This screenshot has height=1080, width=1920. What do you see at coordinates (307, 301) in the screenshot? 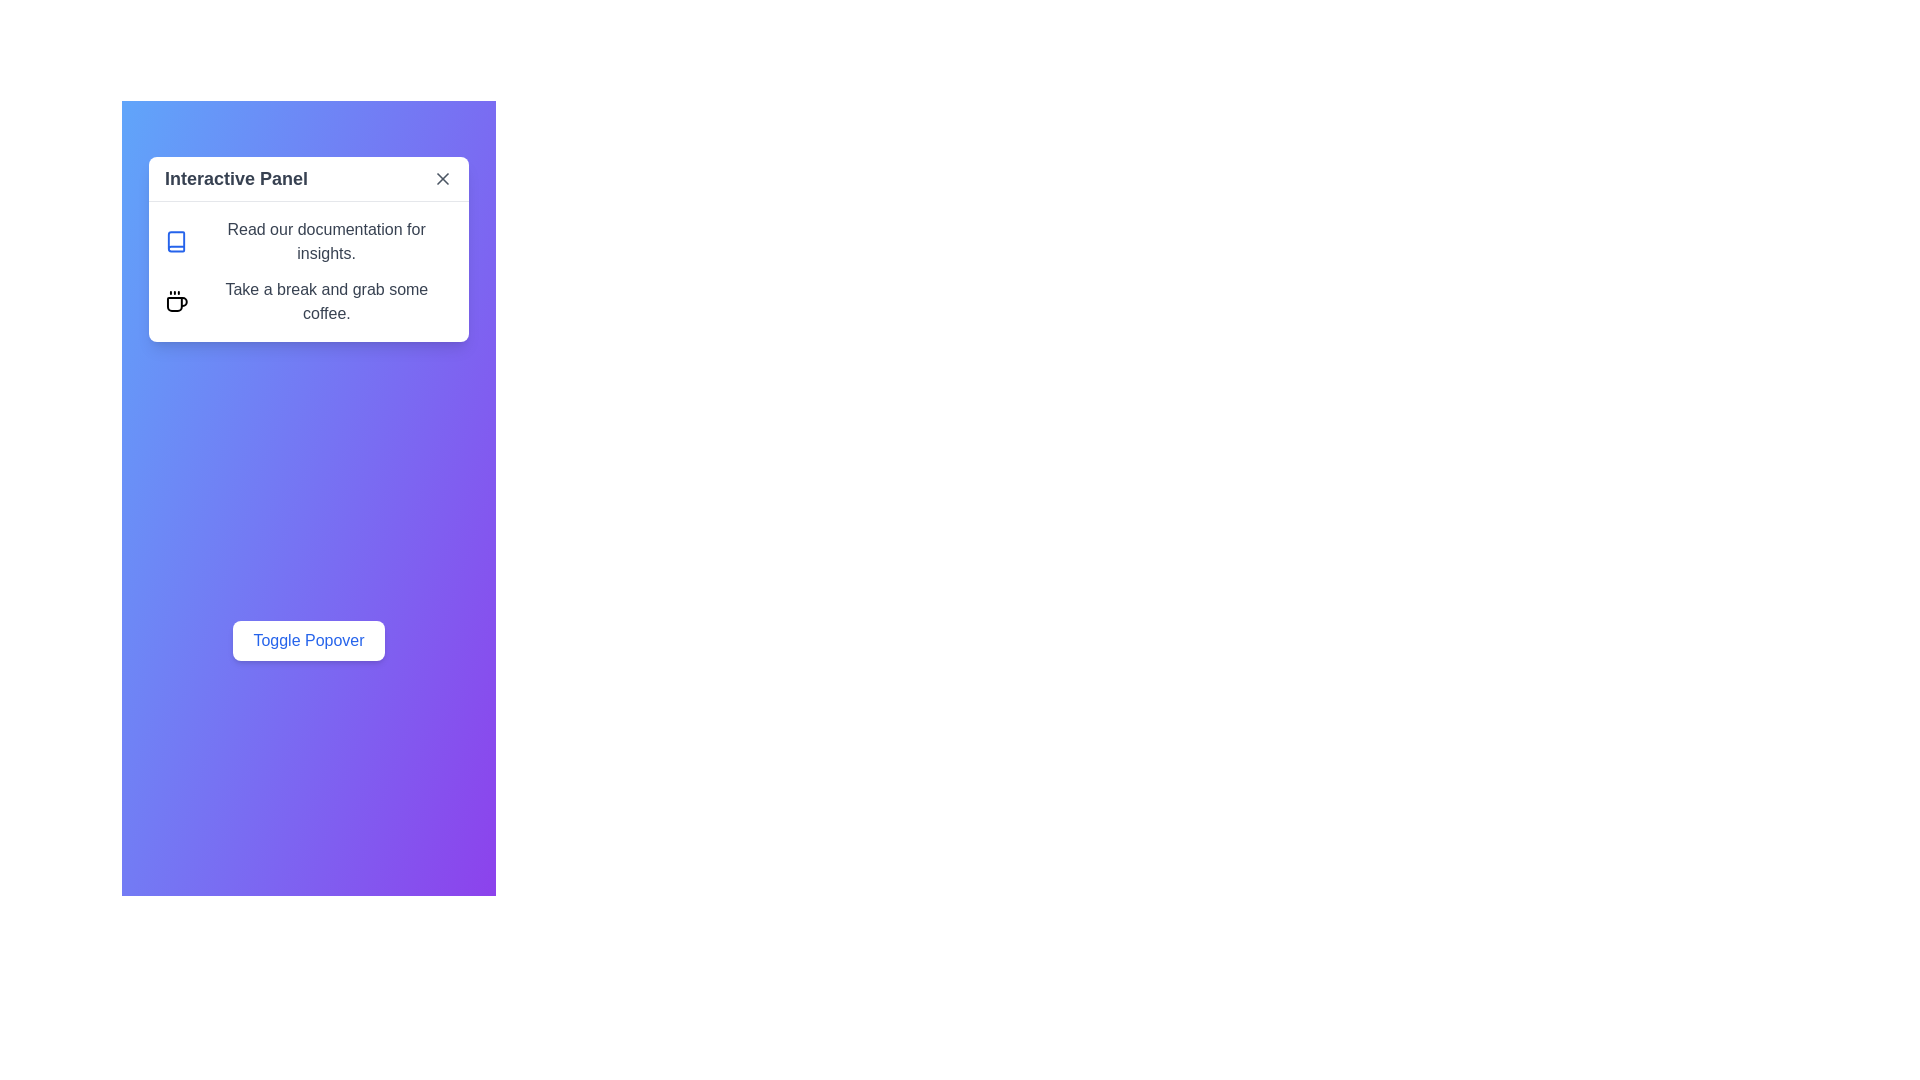
I see `the informational label with icon, which is the second text-based item in the vertical list beneath the 'Read our documentation for insights' section` at bounding box center [307, 301].